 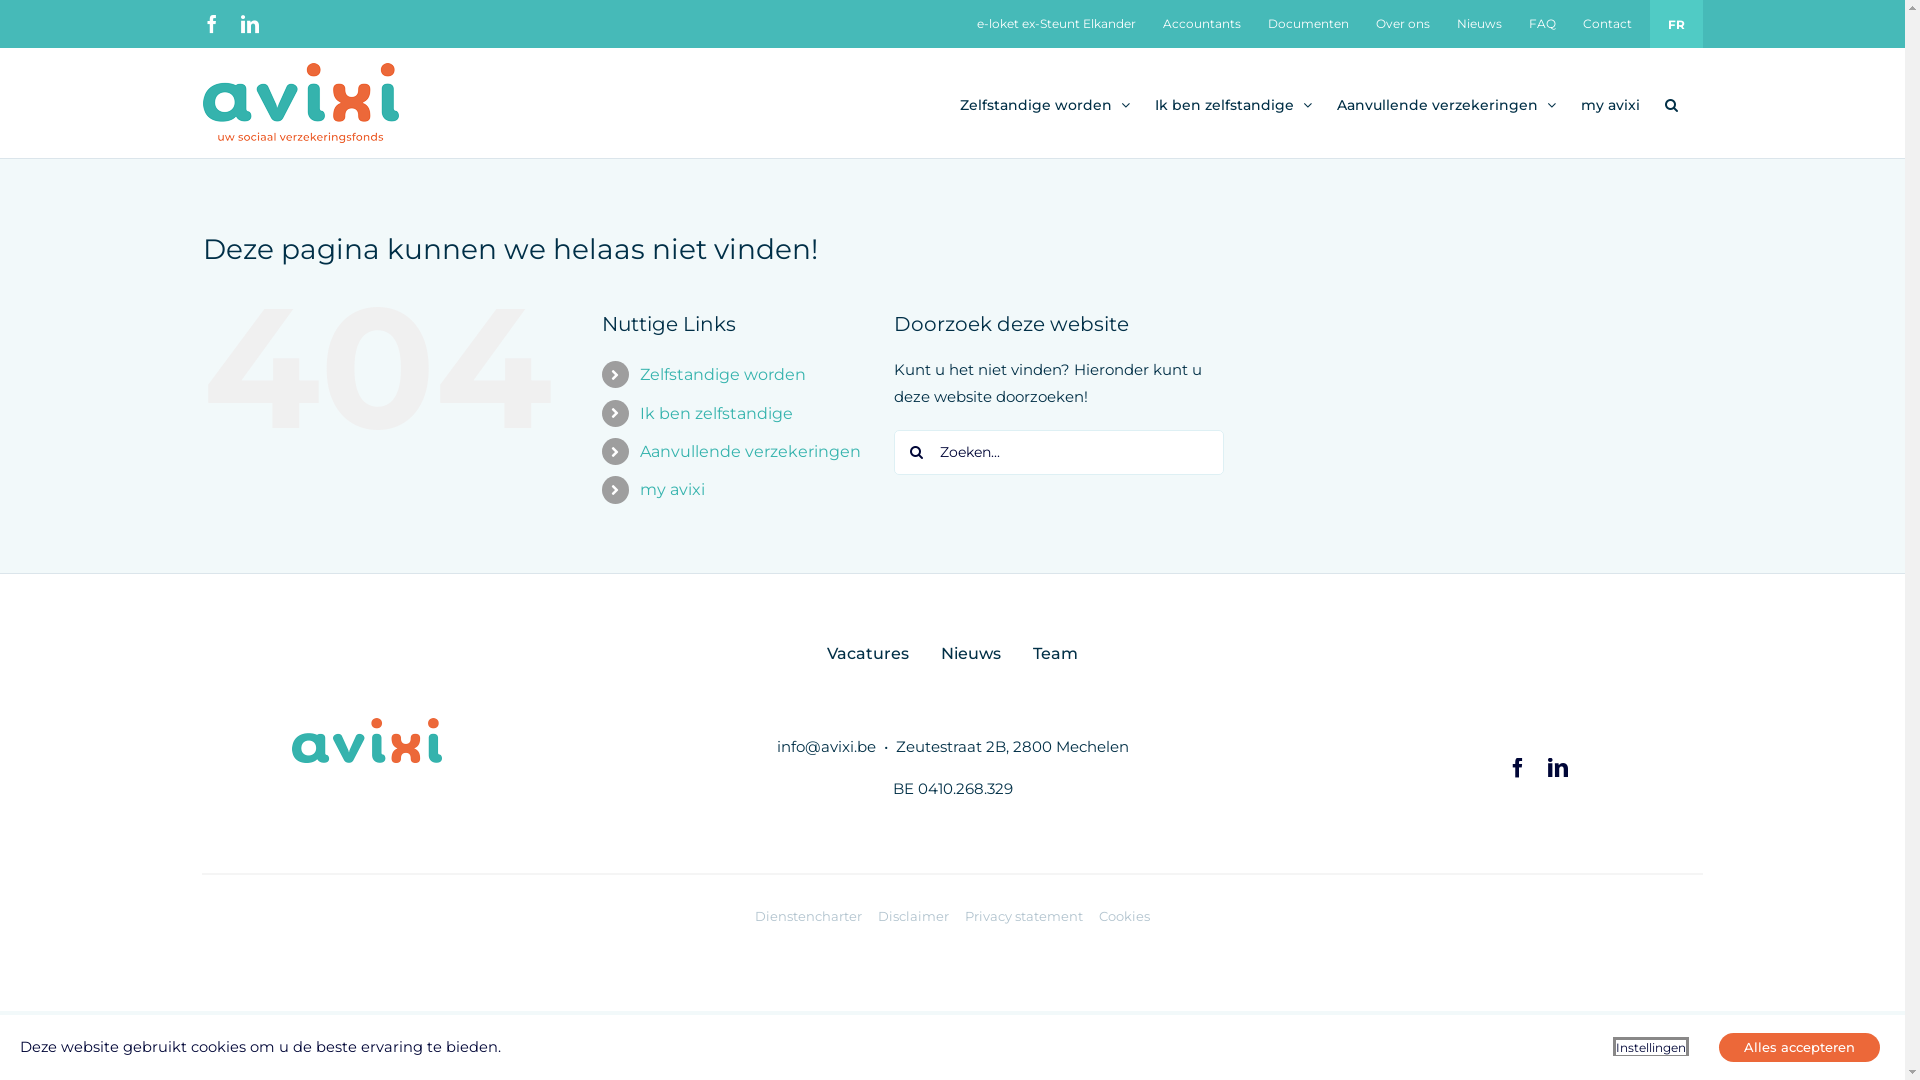 I want to click on 'Ik ben zelfstandige', so click(x=716, y=412).